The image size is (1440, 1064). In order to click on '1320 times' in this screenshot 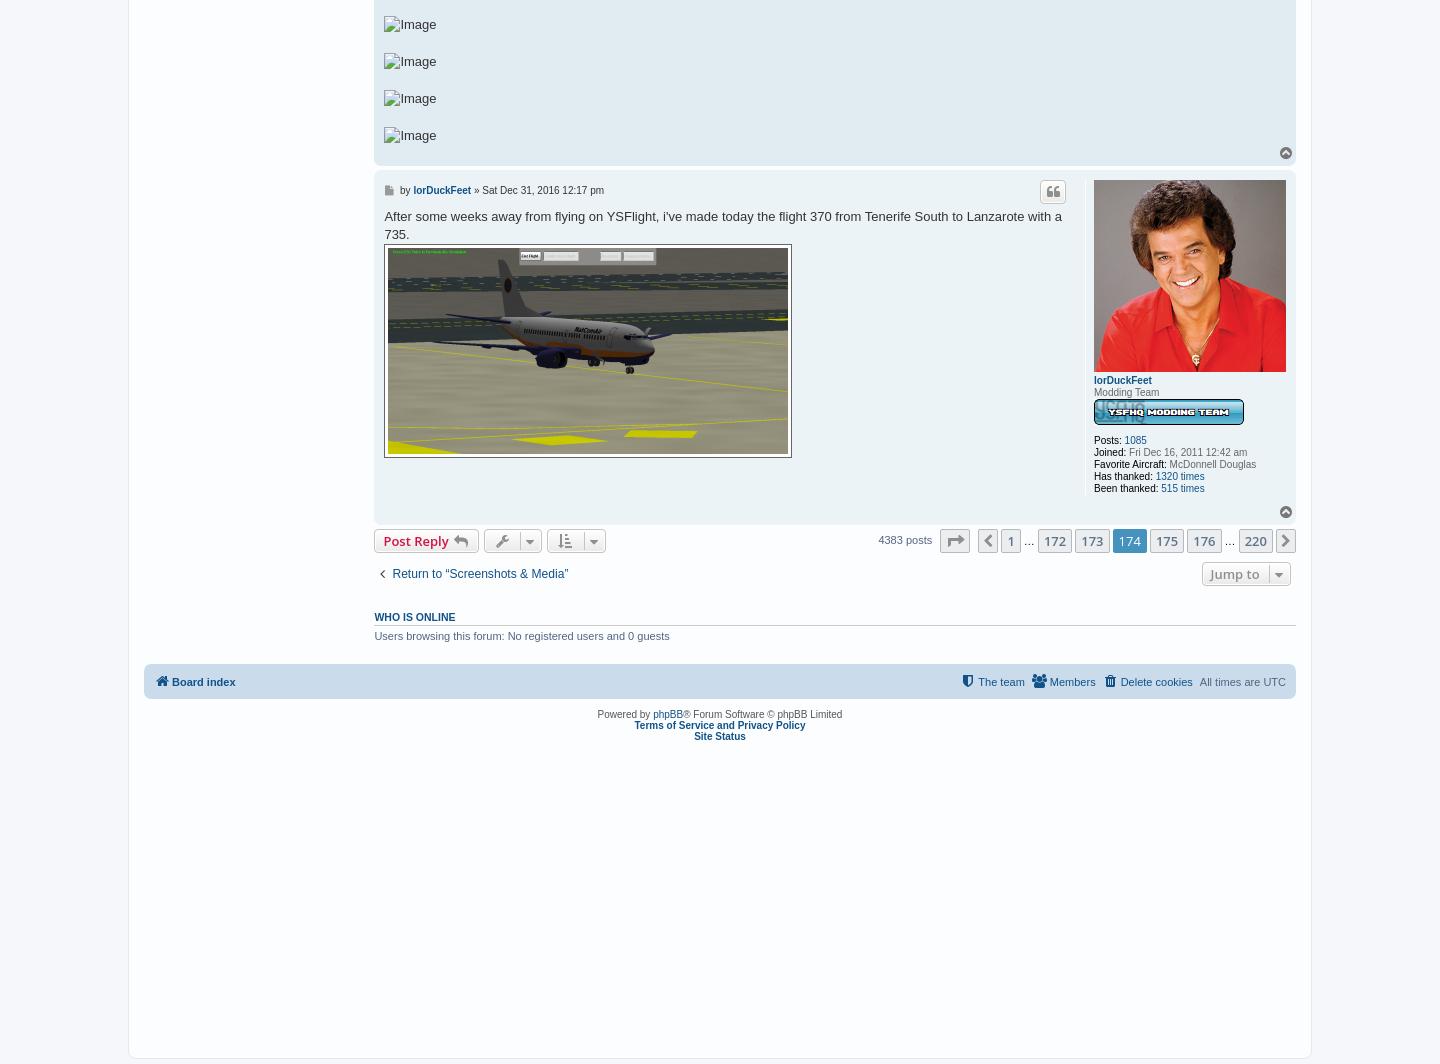, I will do `click(1179, 475)`.